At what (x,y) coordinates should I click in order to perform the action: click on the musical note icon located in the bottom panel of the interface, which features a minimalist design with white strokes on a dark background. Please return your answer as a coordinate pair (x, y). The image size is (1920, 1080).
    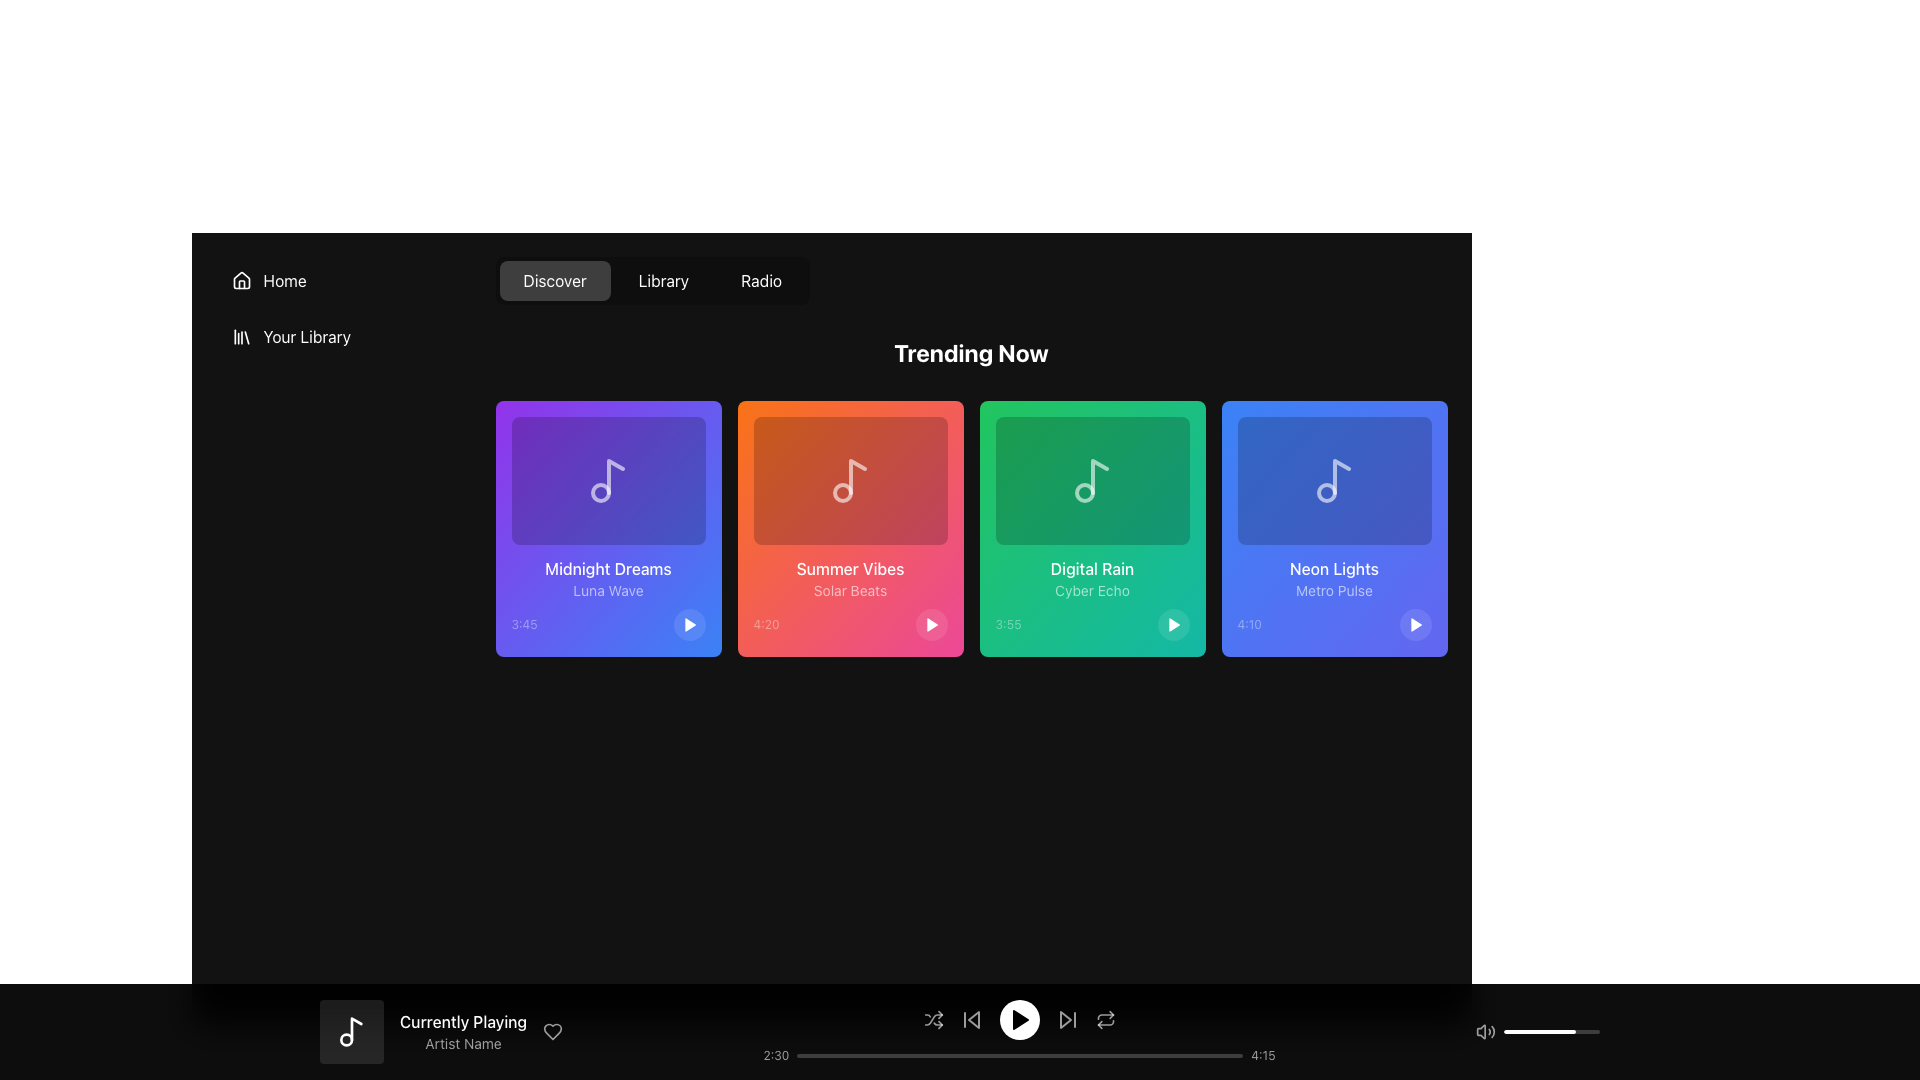
    Looking at the image, I should click on (351, 1032).